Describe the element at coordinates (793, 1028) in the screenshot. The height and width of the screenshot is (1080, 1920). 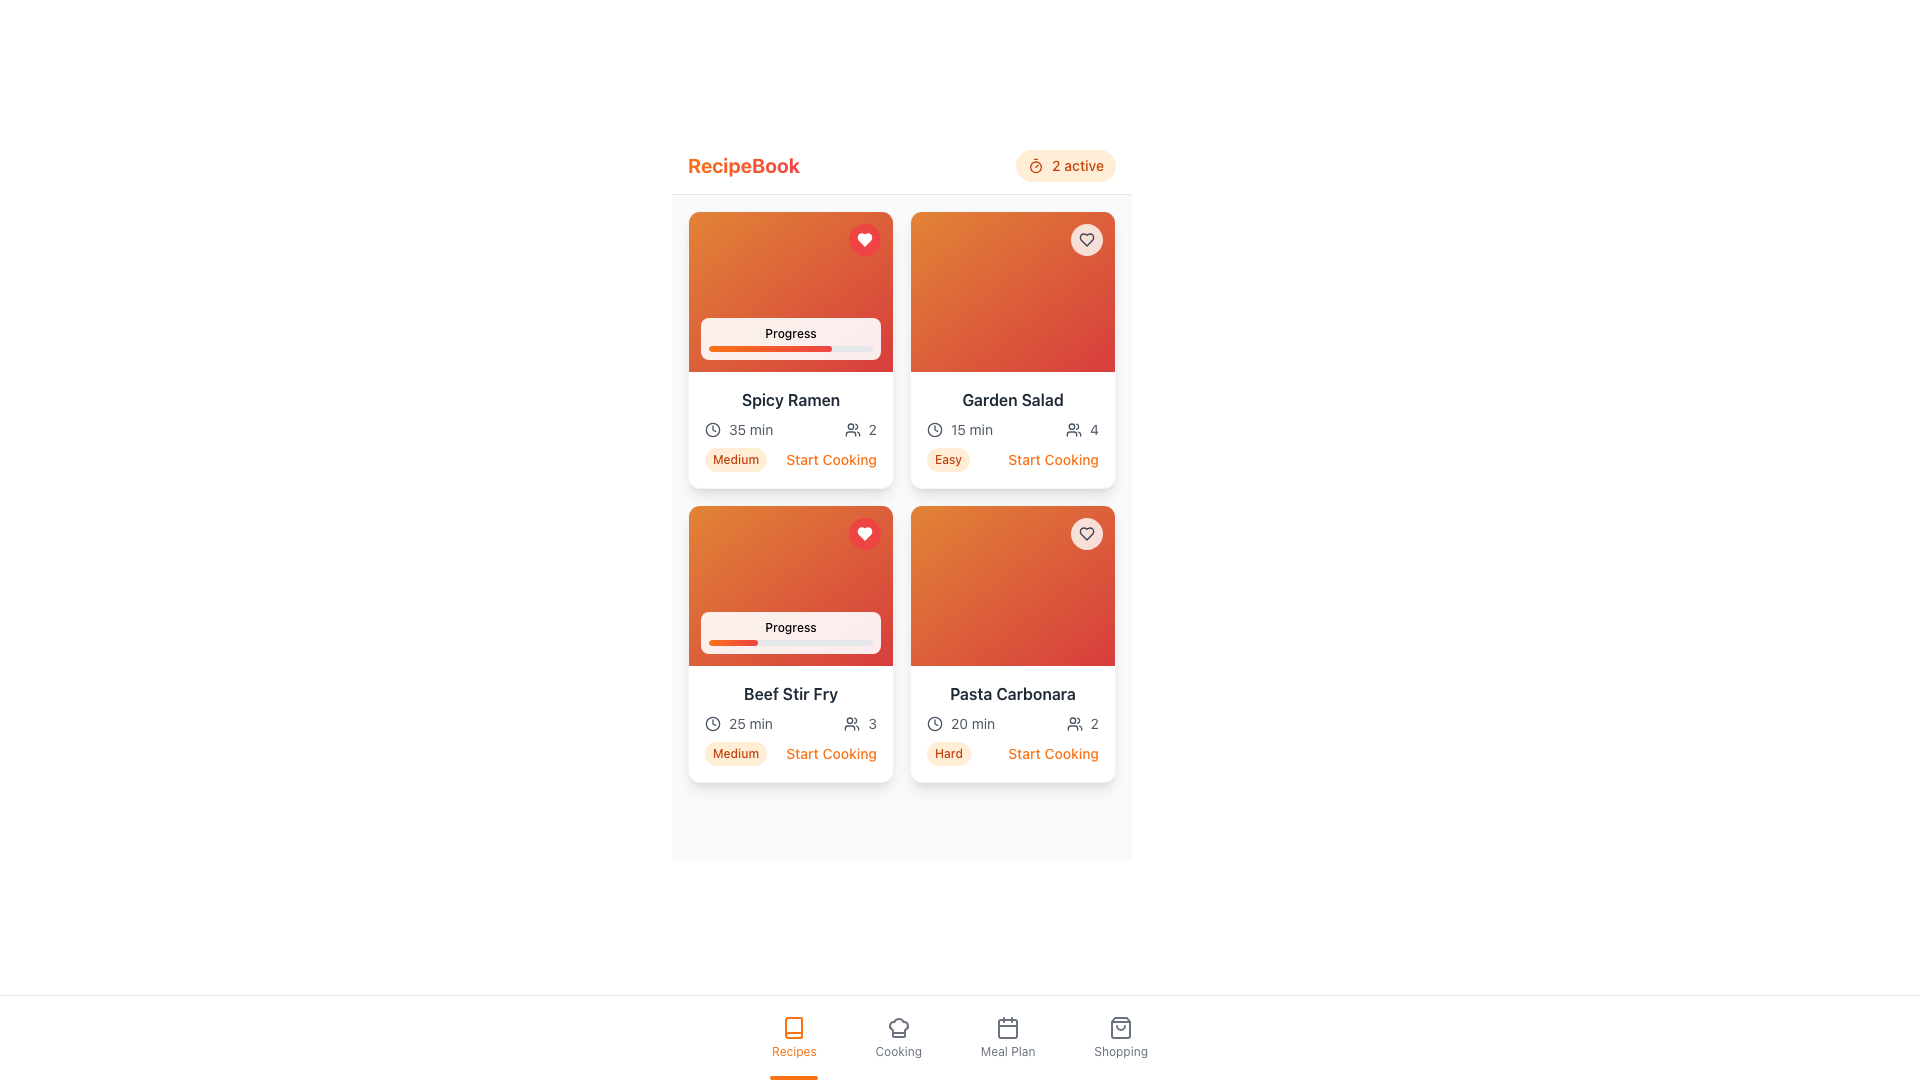
I see `the 'Recipes' tab icon, which is represented by a stroke-based SVG illustration of a book symbol located centrally within the bottom navigation bar` at that location.